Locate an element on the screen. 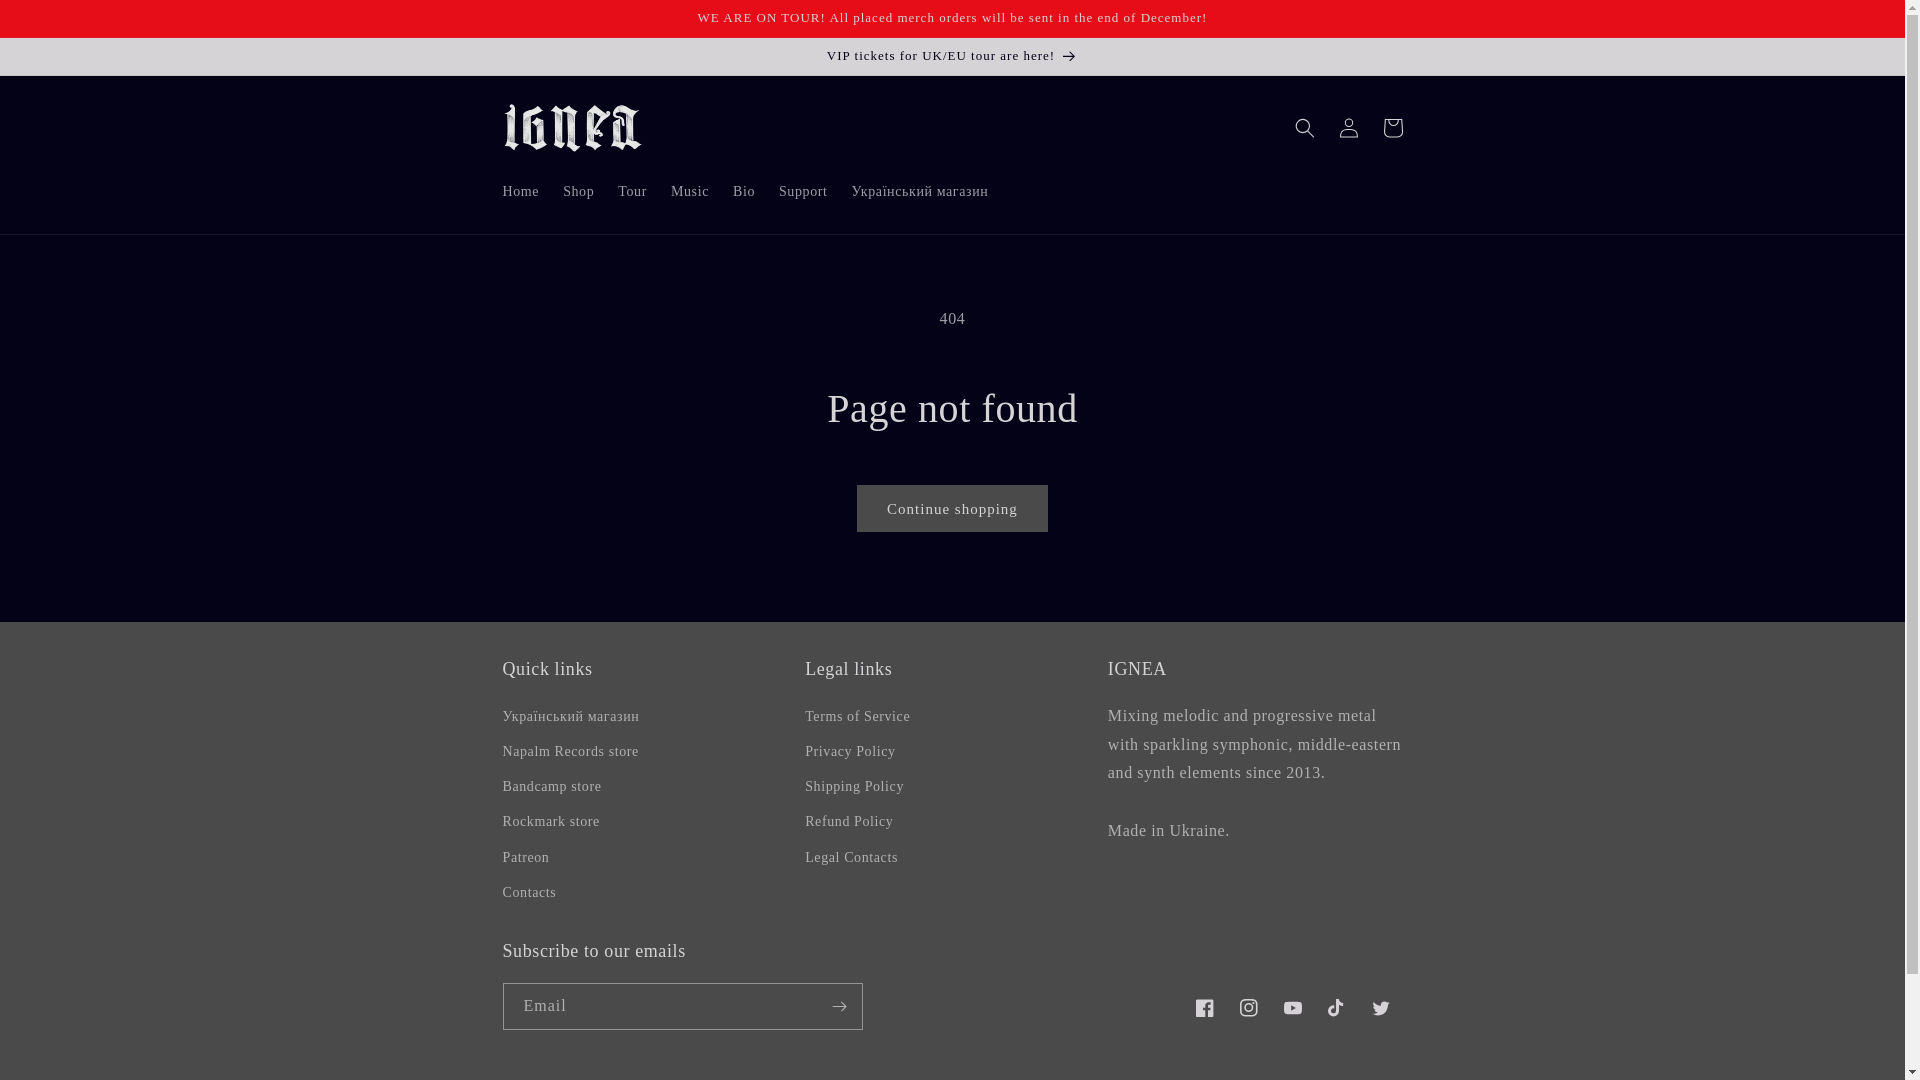  'Rockmark store' is located at coordinates (550, 821).